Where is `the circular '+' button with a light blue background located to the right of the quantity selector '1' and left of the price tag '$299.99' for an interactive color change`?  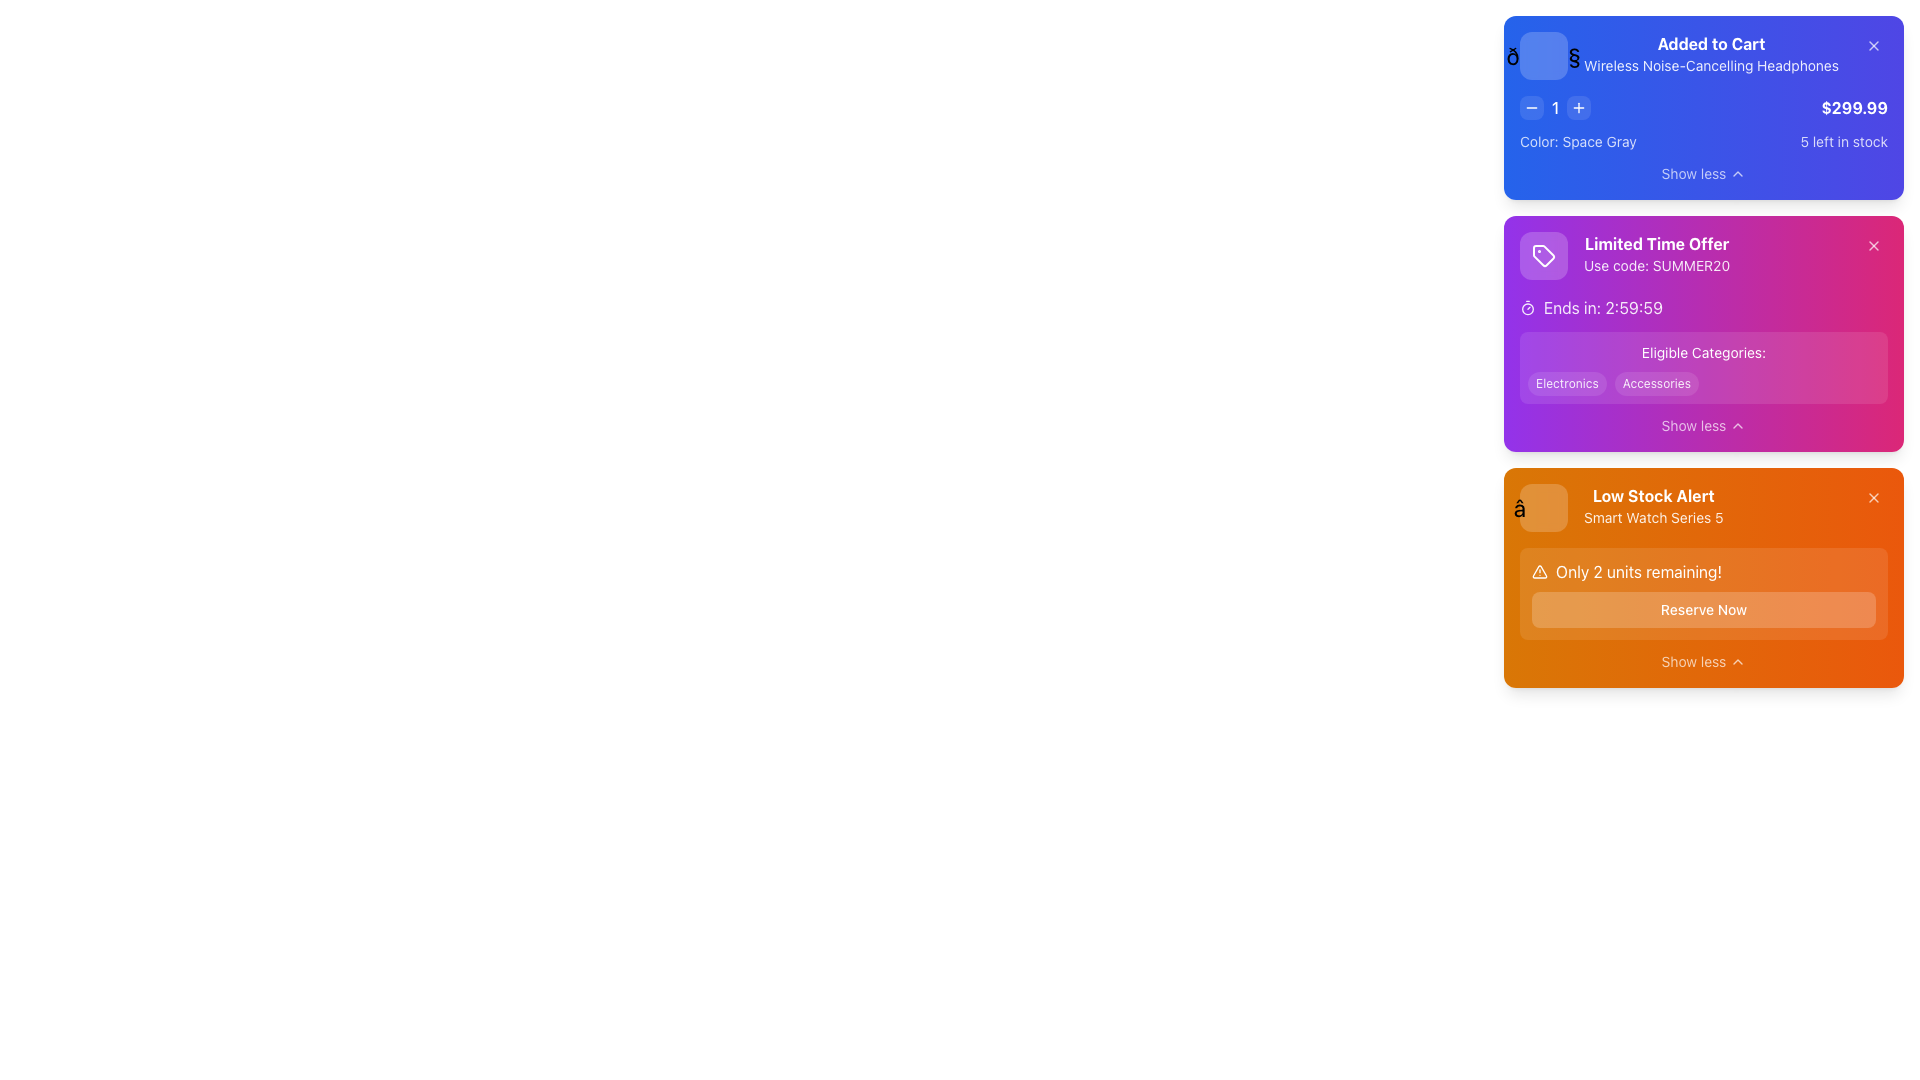
the circular '+' button with a light blue background located to the right of the quantity selector '1' and left of the price tag '$299.99' for an interactive color change is located at coordinates (1578, 108).